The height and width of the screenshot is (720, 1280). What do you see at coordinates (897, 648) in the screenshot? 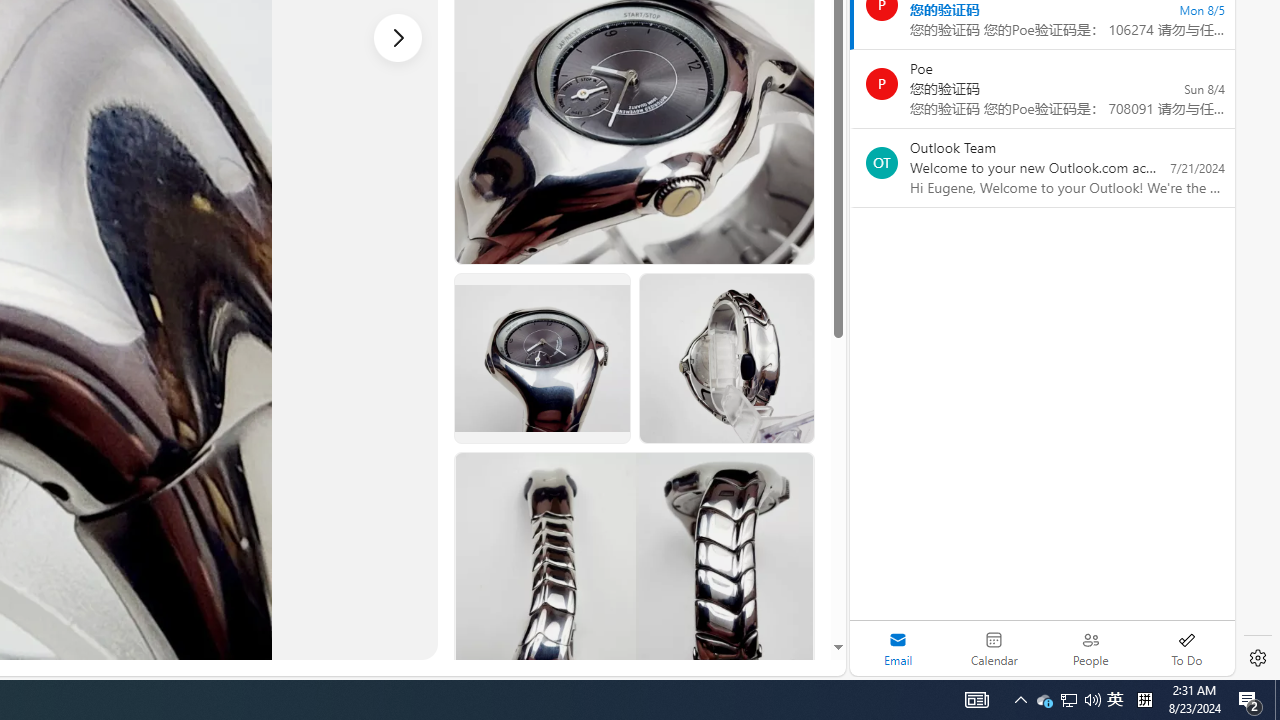
I see `'Selected mail module'` at bounding box center [897, 648].